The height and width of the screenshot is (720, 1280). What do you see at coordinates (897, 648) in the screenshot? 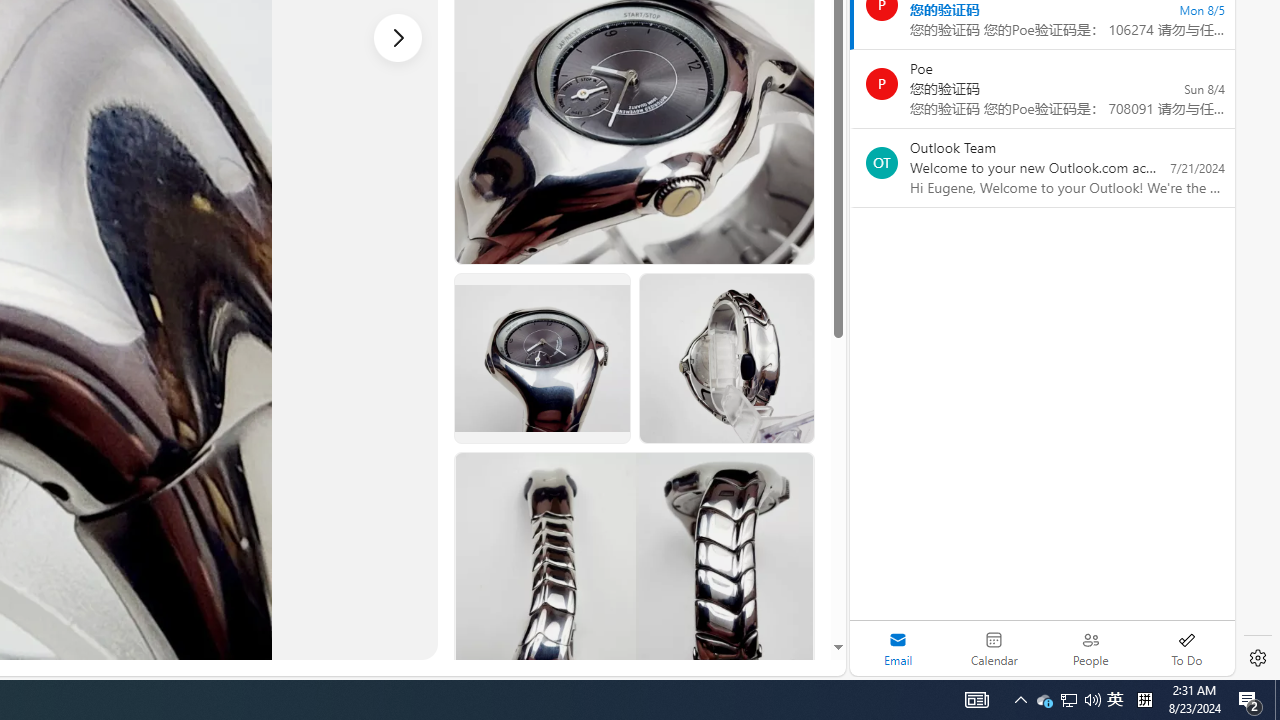
I see `'Selected mail module'` at bounding box center [897, 648].